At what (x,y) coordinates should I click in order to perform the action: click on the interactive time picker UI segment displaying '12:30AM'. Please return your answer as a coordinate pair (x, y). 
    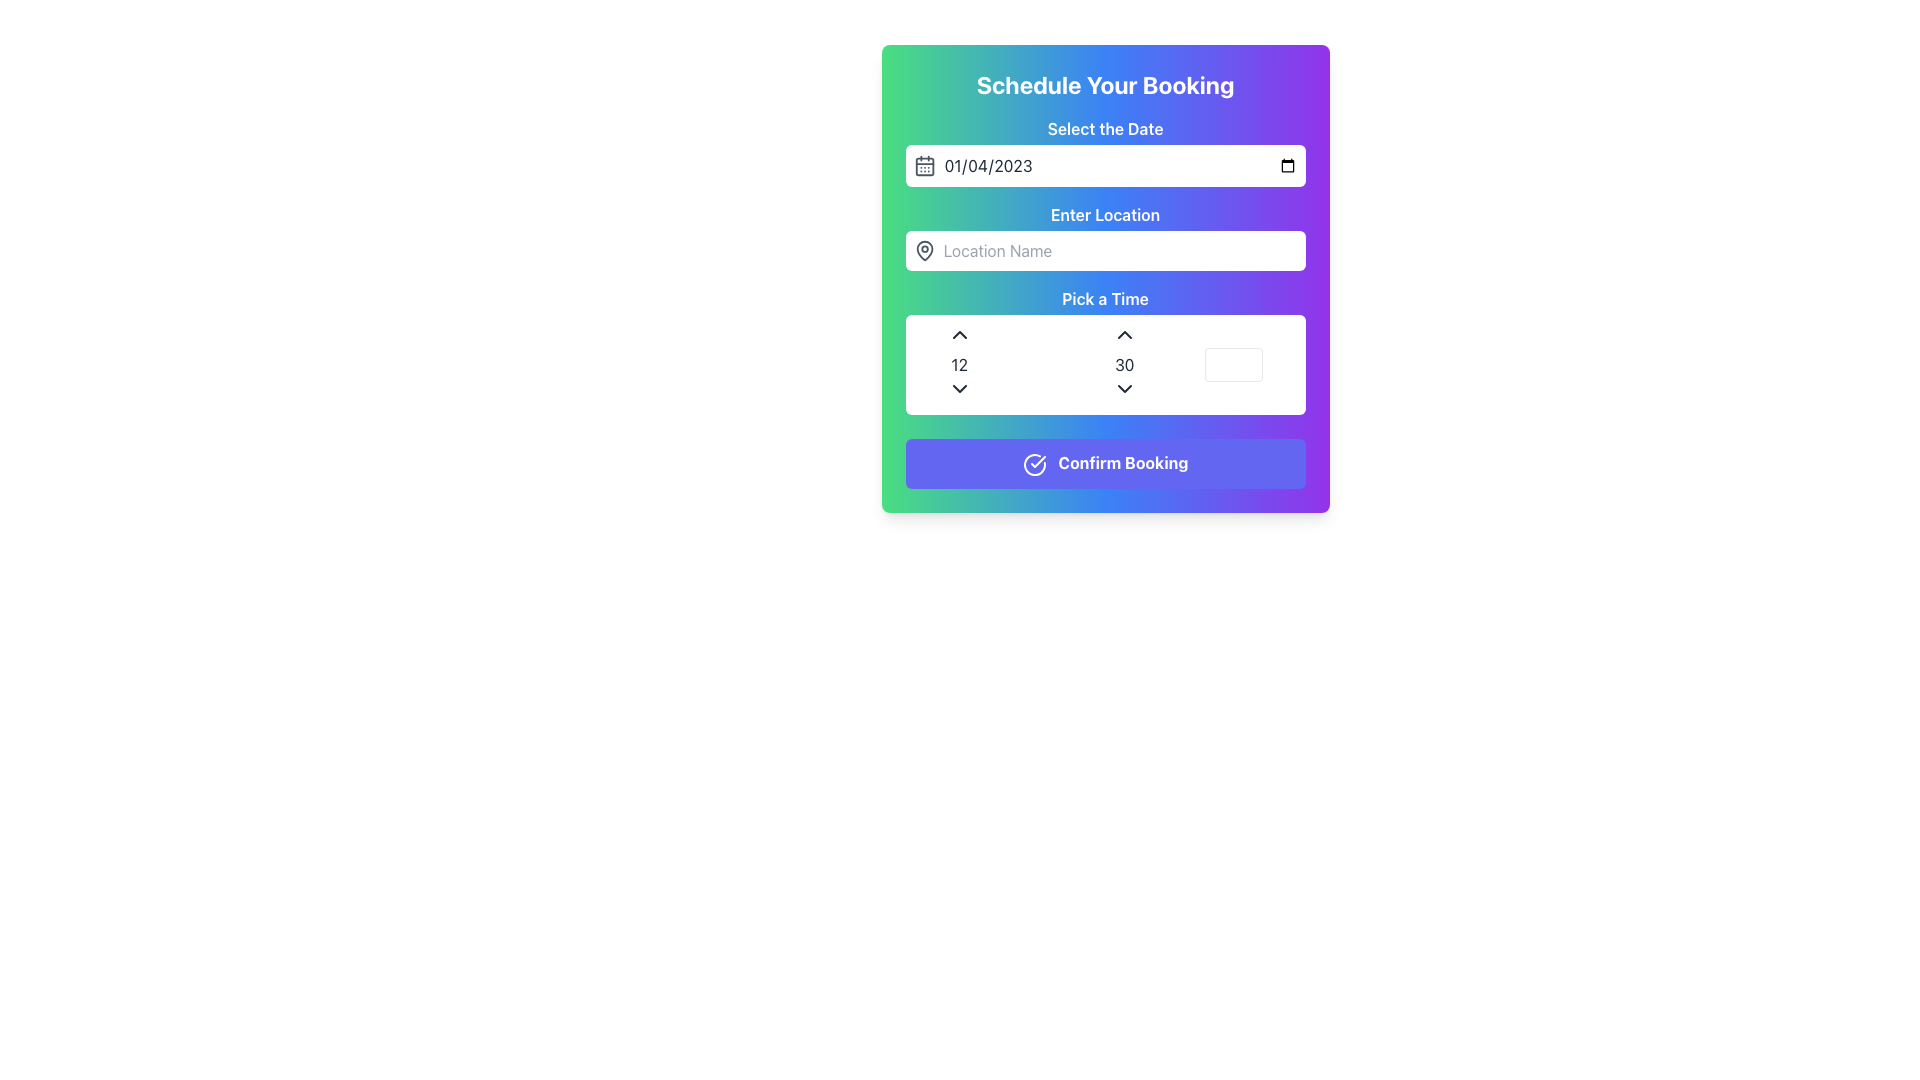
    Looking at the image, I should click on (1104, 365).